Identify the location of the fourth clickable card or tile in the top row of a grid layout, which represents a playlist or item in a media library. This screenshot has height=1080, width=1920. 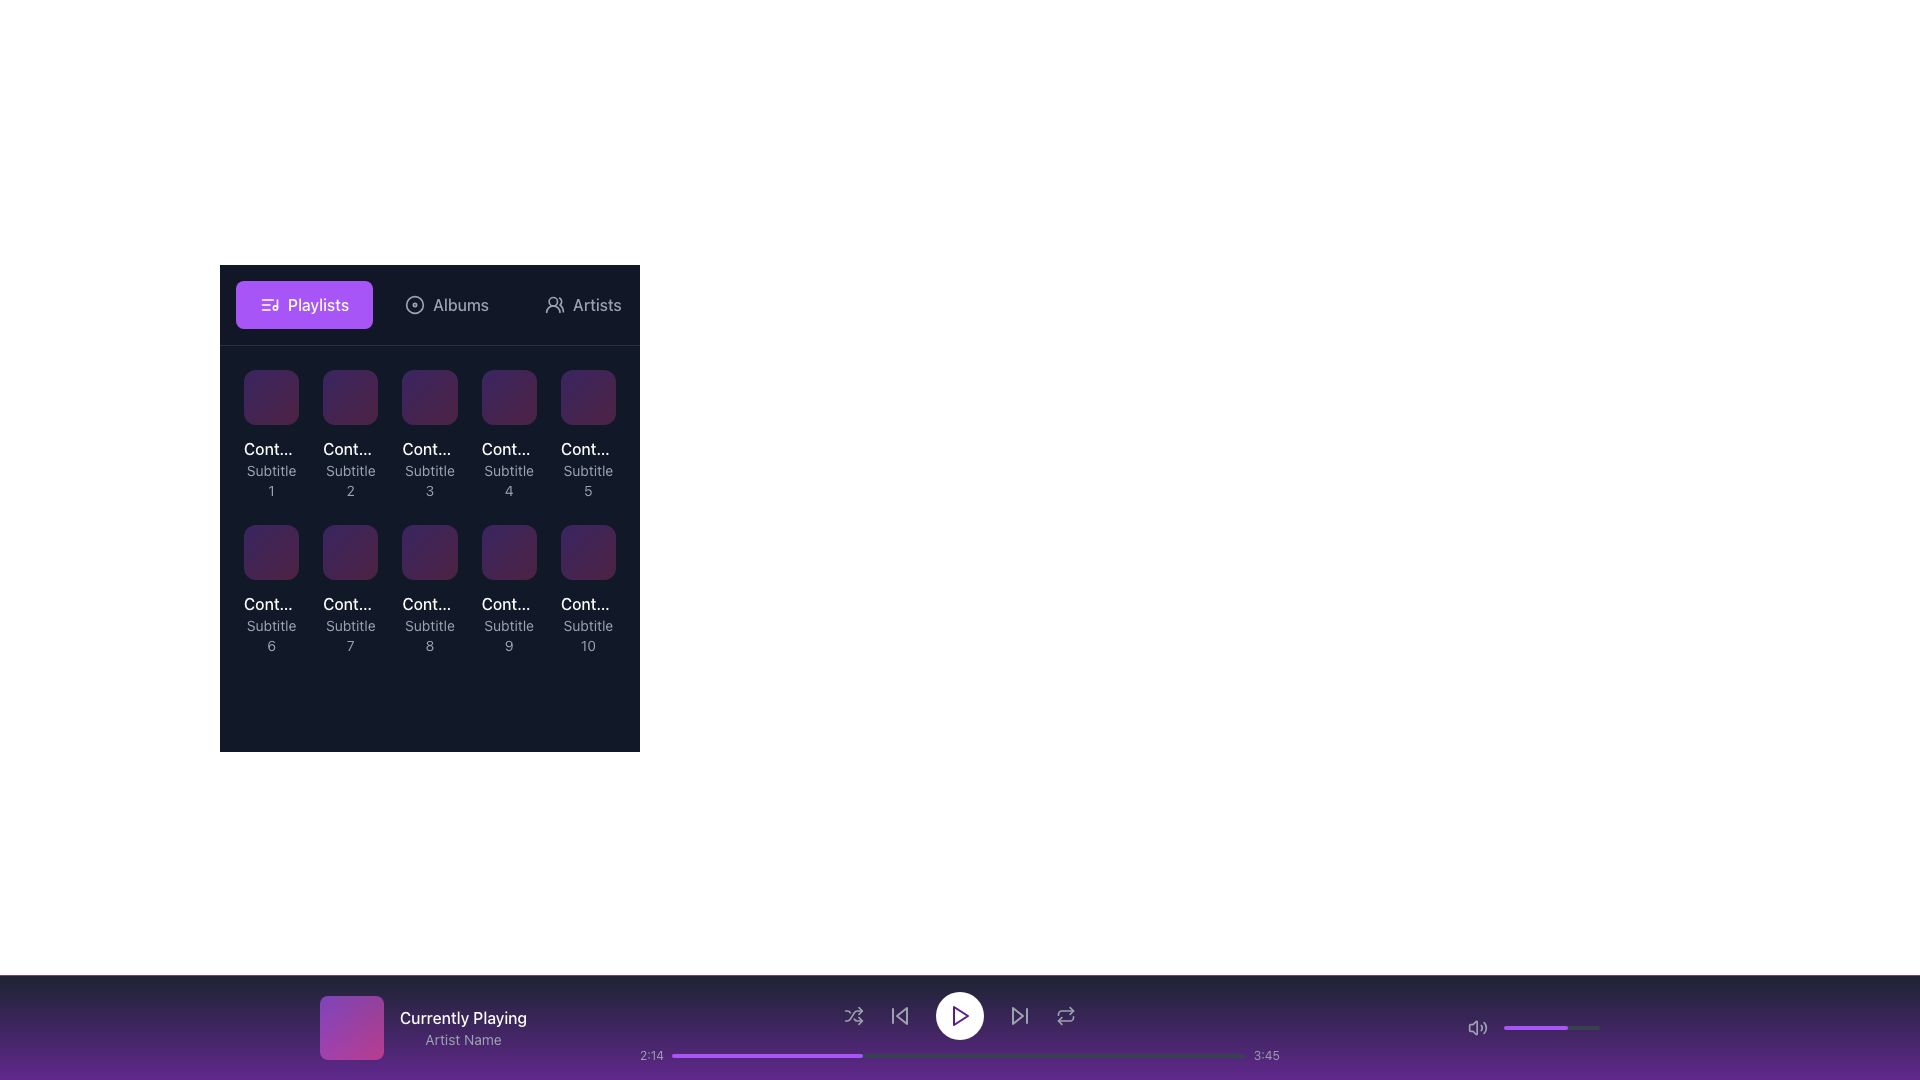
(509, 469).